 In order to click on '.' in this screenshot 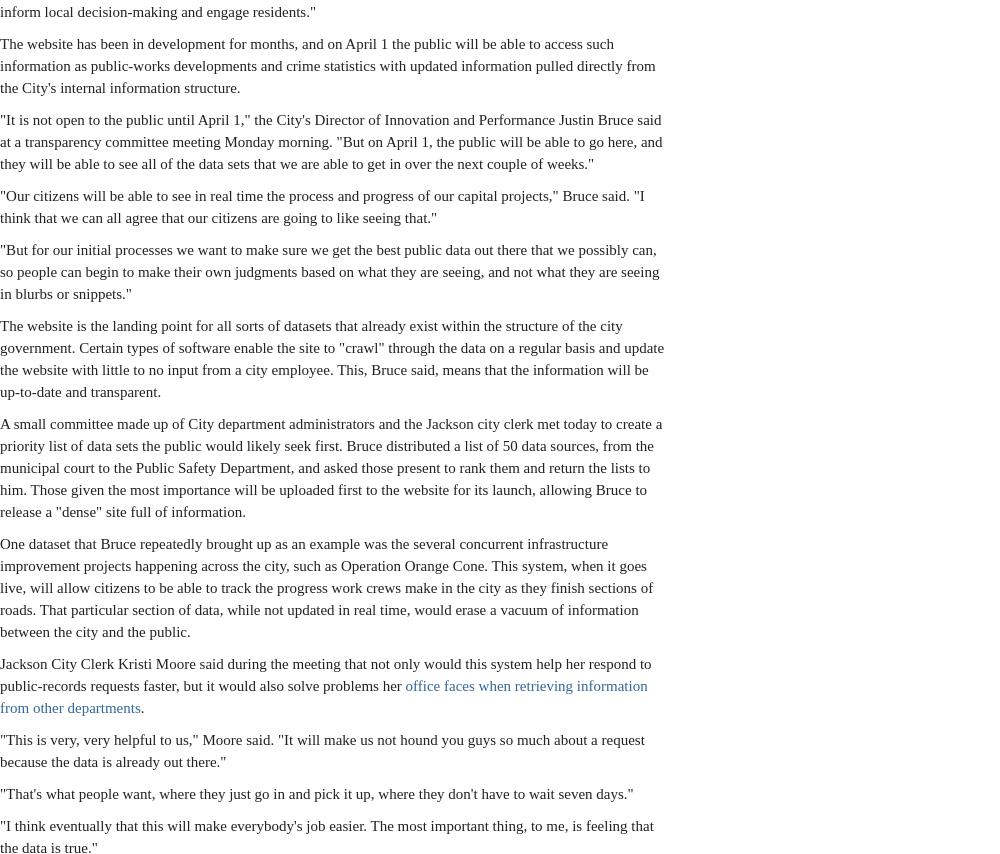, I will do `click(142, 707)`.